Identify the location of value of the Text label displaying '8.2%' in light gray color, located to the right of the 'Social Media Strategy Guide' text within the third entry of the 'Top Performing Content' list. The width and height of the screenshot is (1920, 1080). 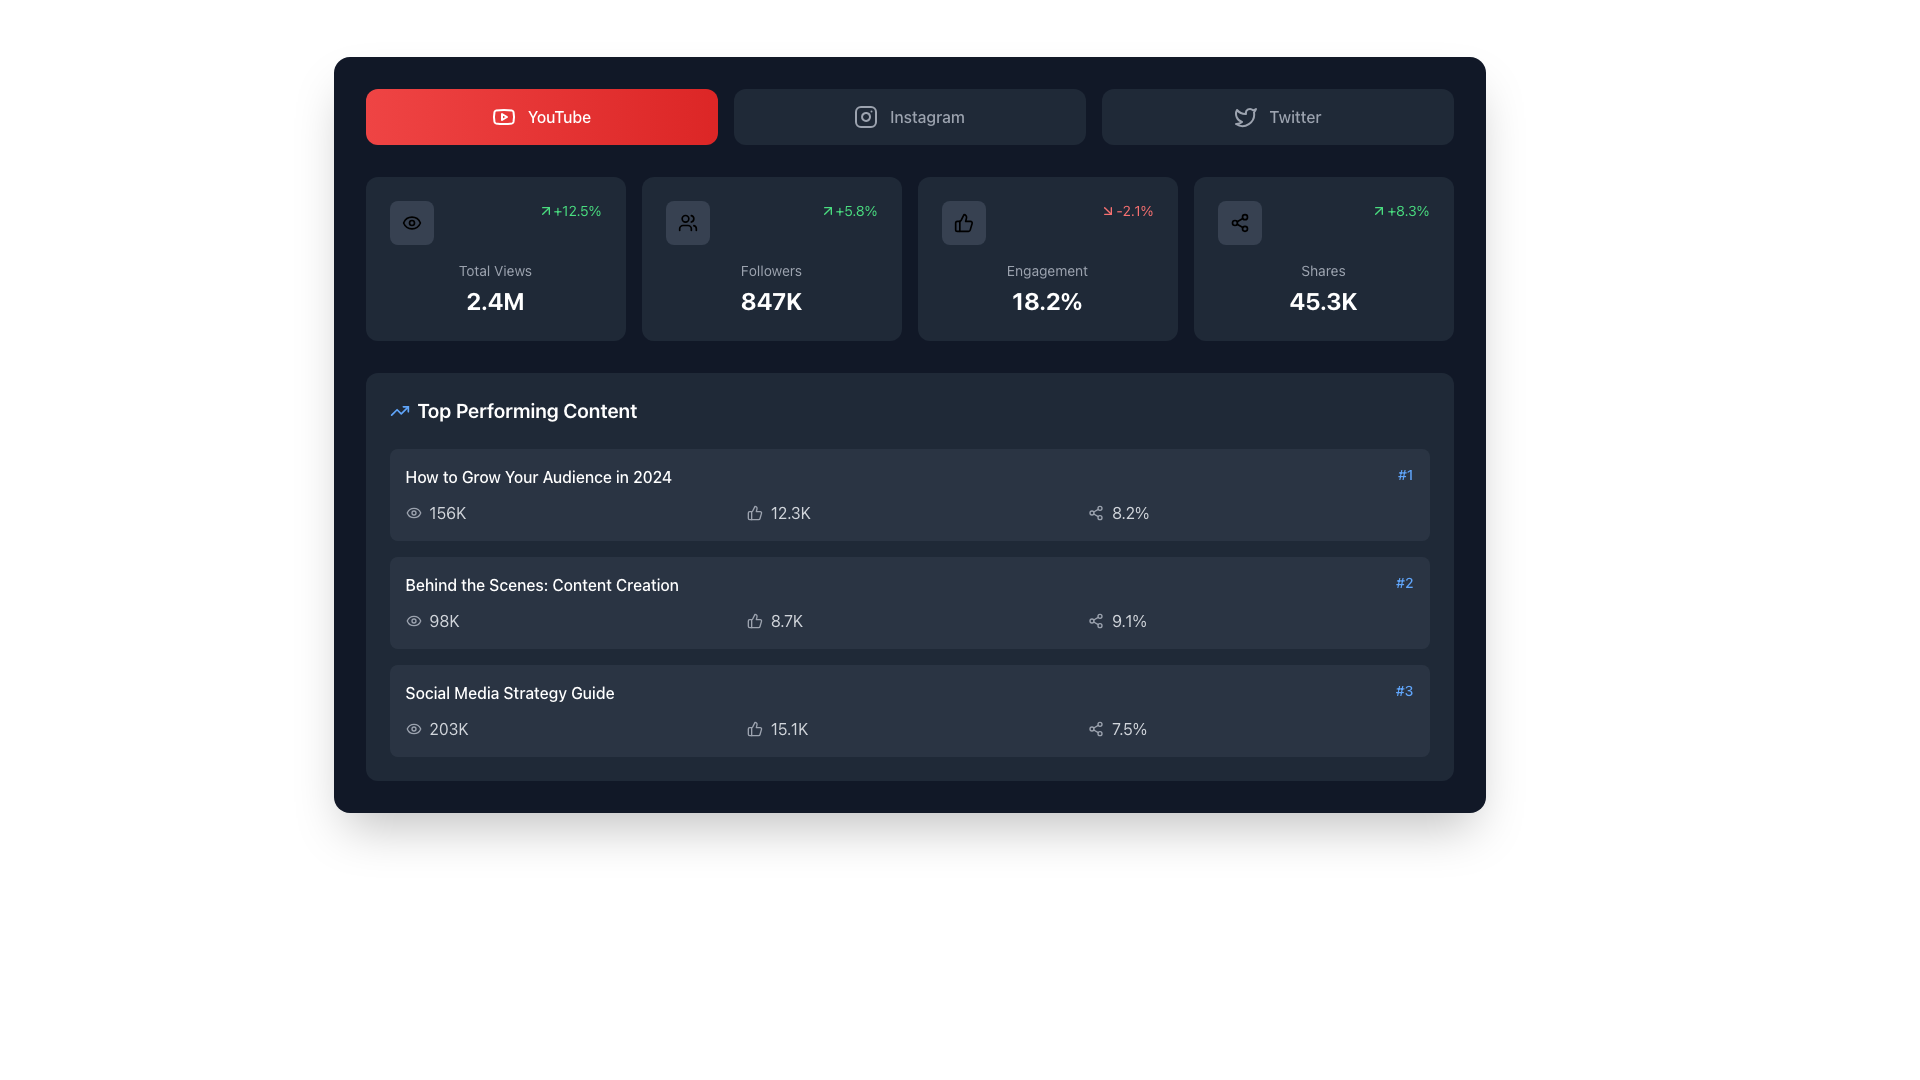
(1130, 512).